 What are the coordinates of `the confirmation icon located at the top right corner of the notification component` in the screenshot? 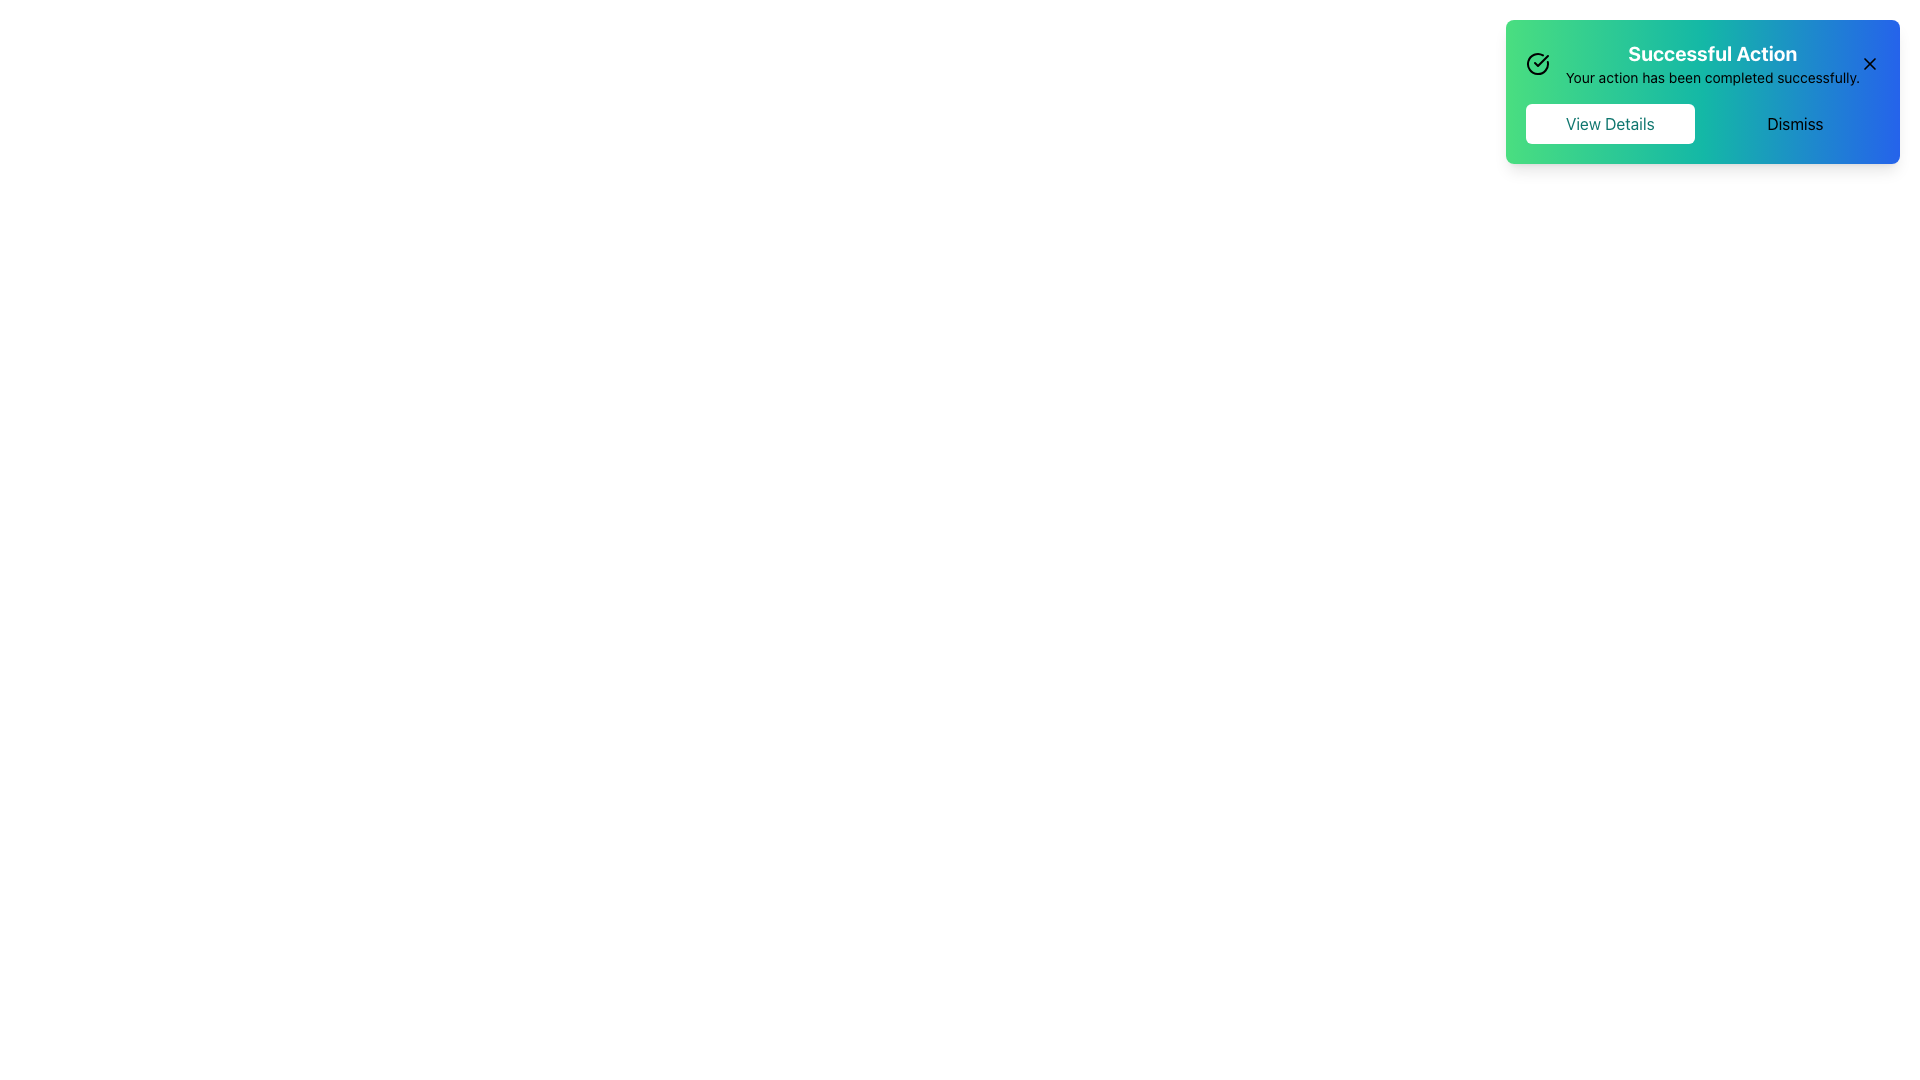 It's located at (1540, 60).